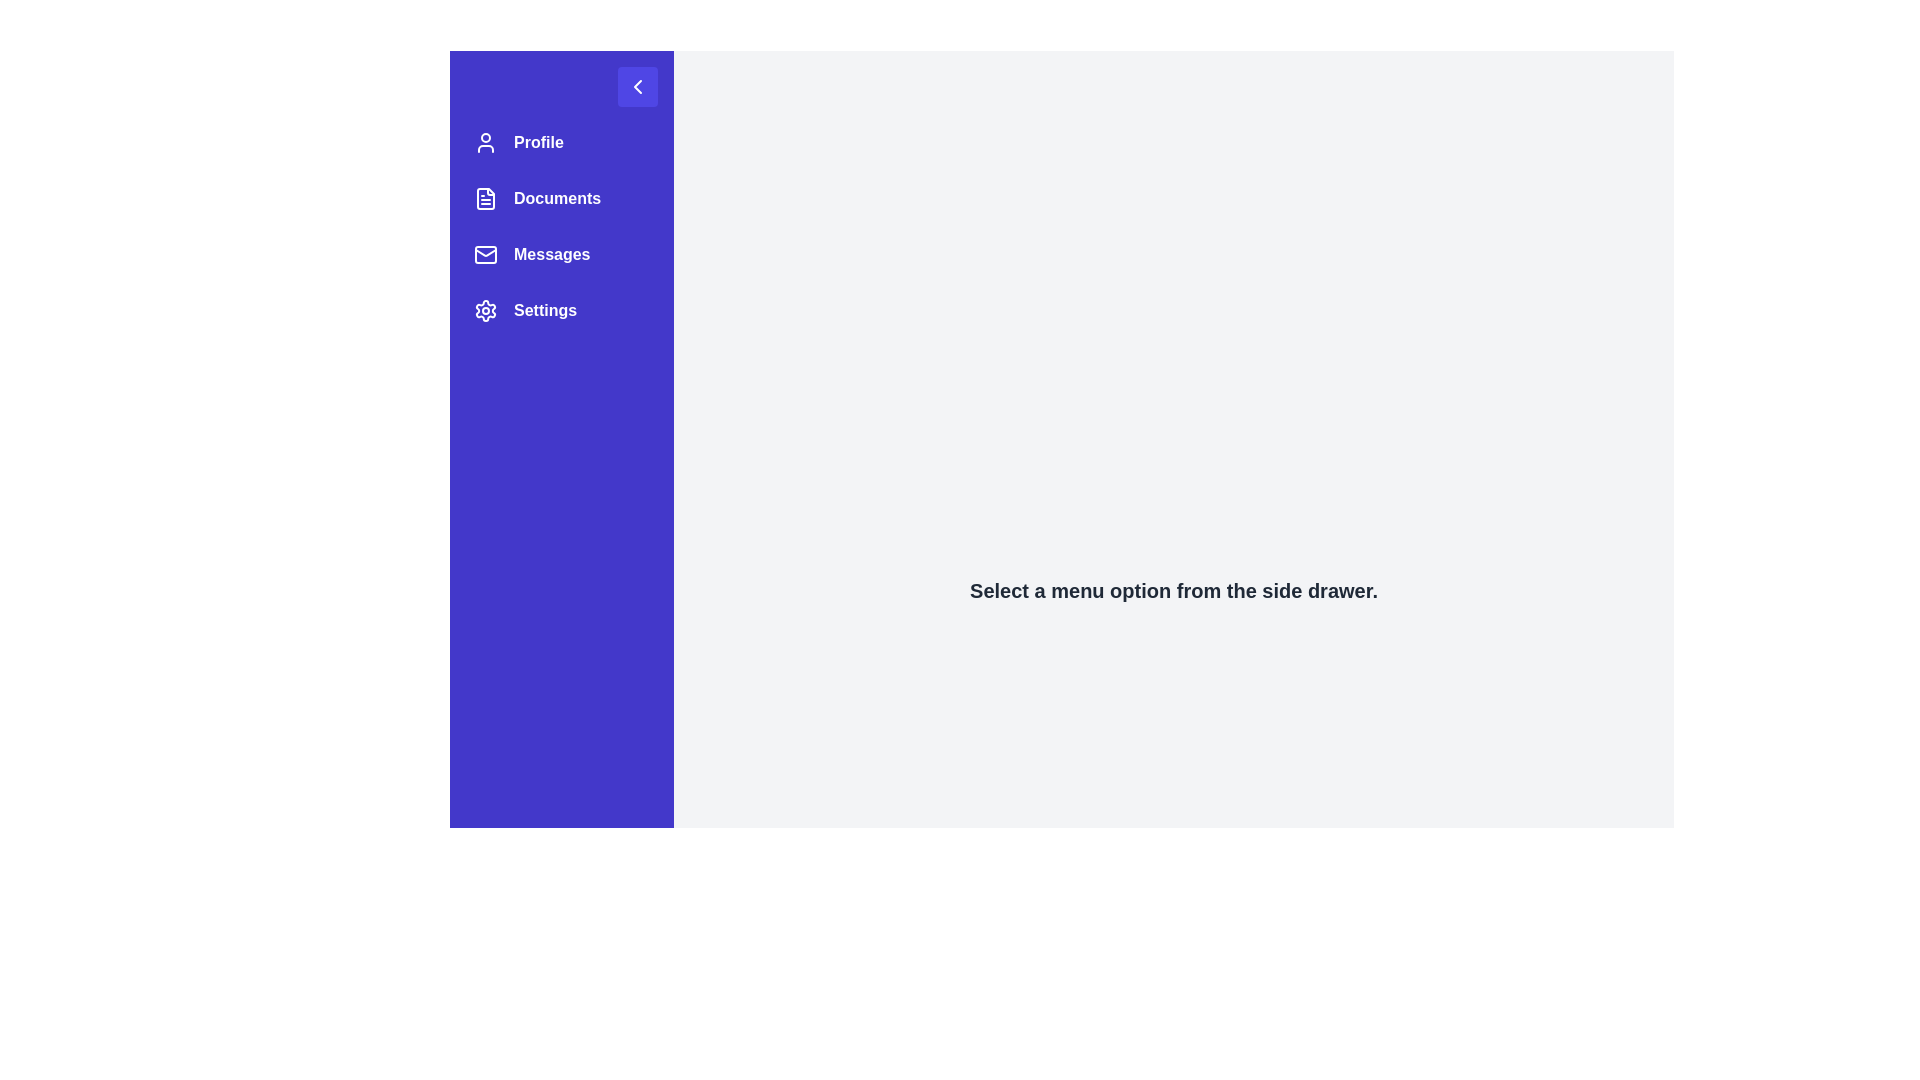 This screenshot has width=1920, height=1080. What do you see at coordinates (485, 141) in the screenshot?
I see `the user icon element, which is a silhouette of a person outlined in white, located at the top of the left-side menu near the 'Profile' label` at bounding box center [485, 141].